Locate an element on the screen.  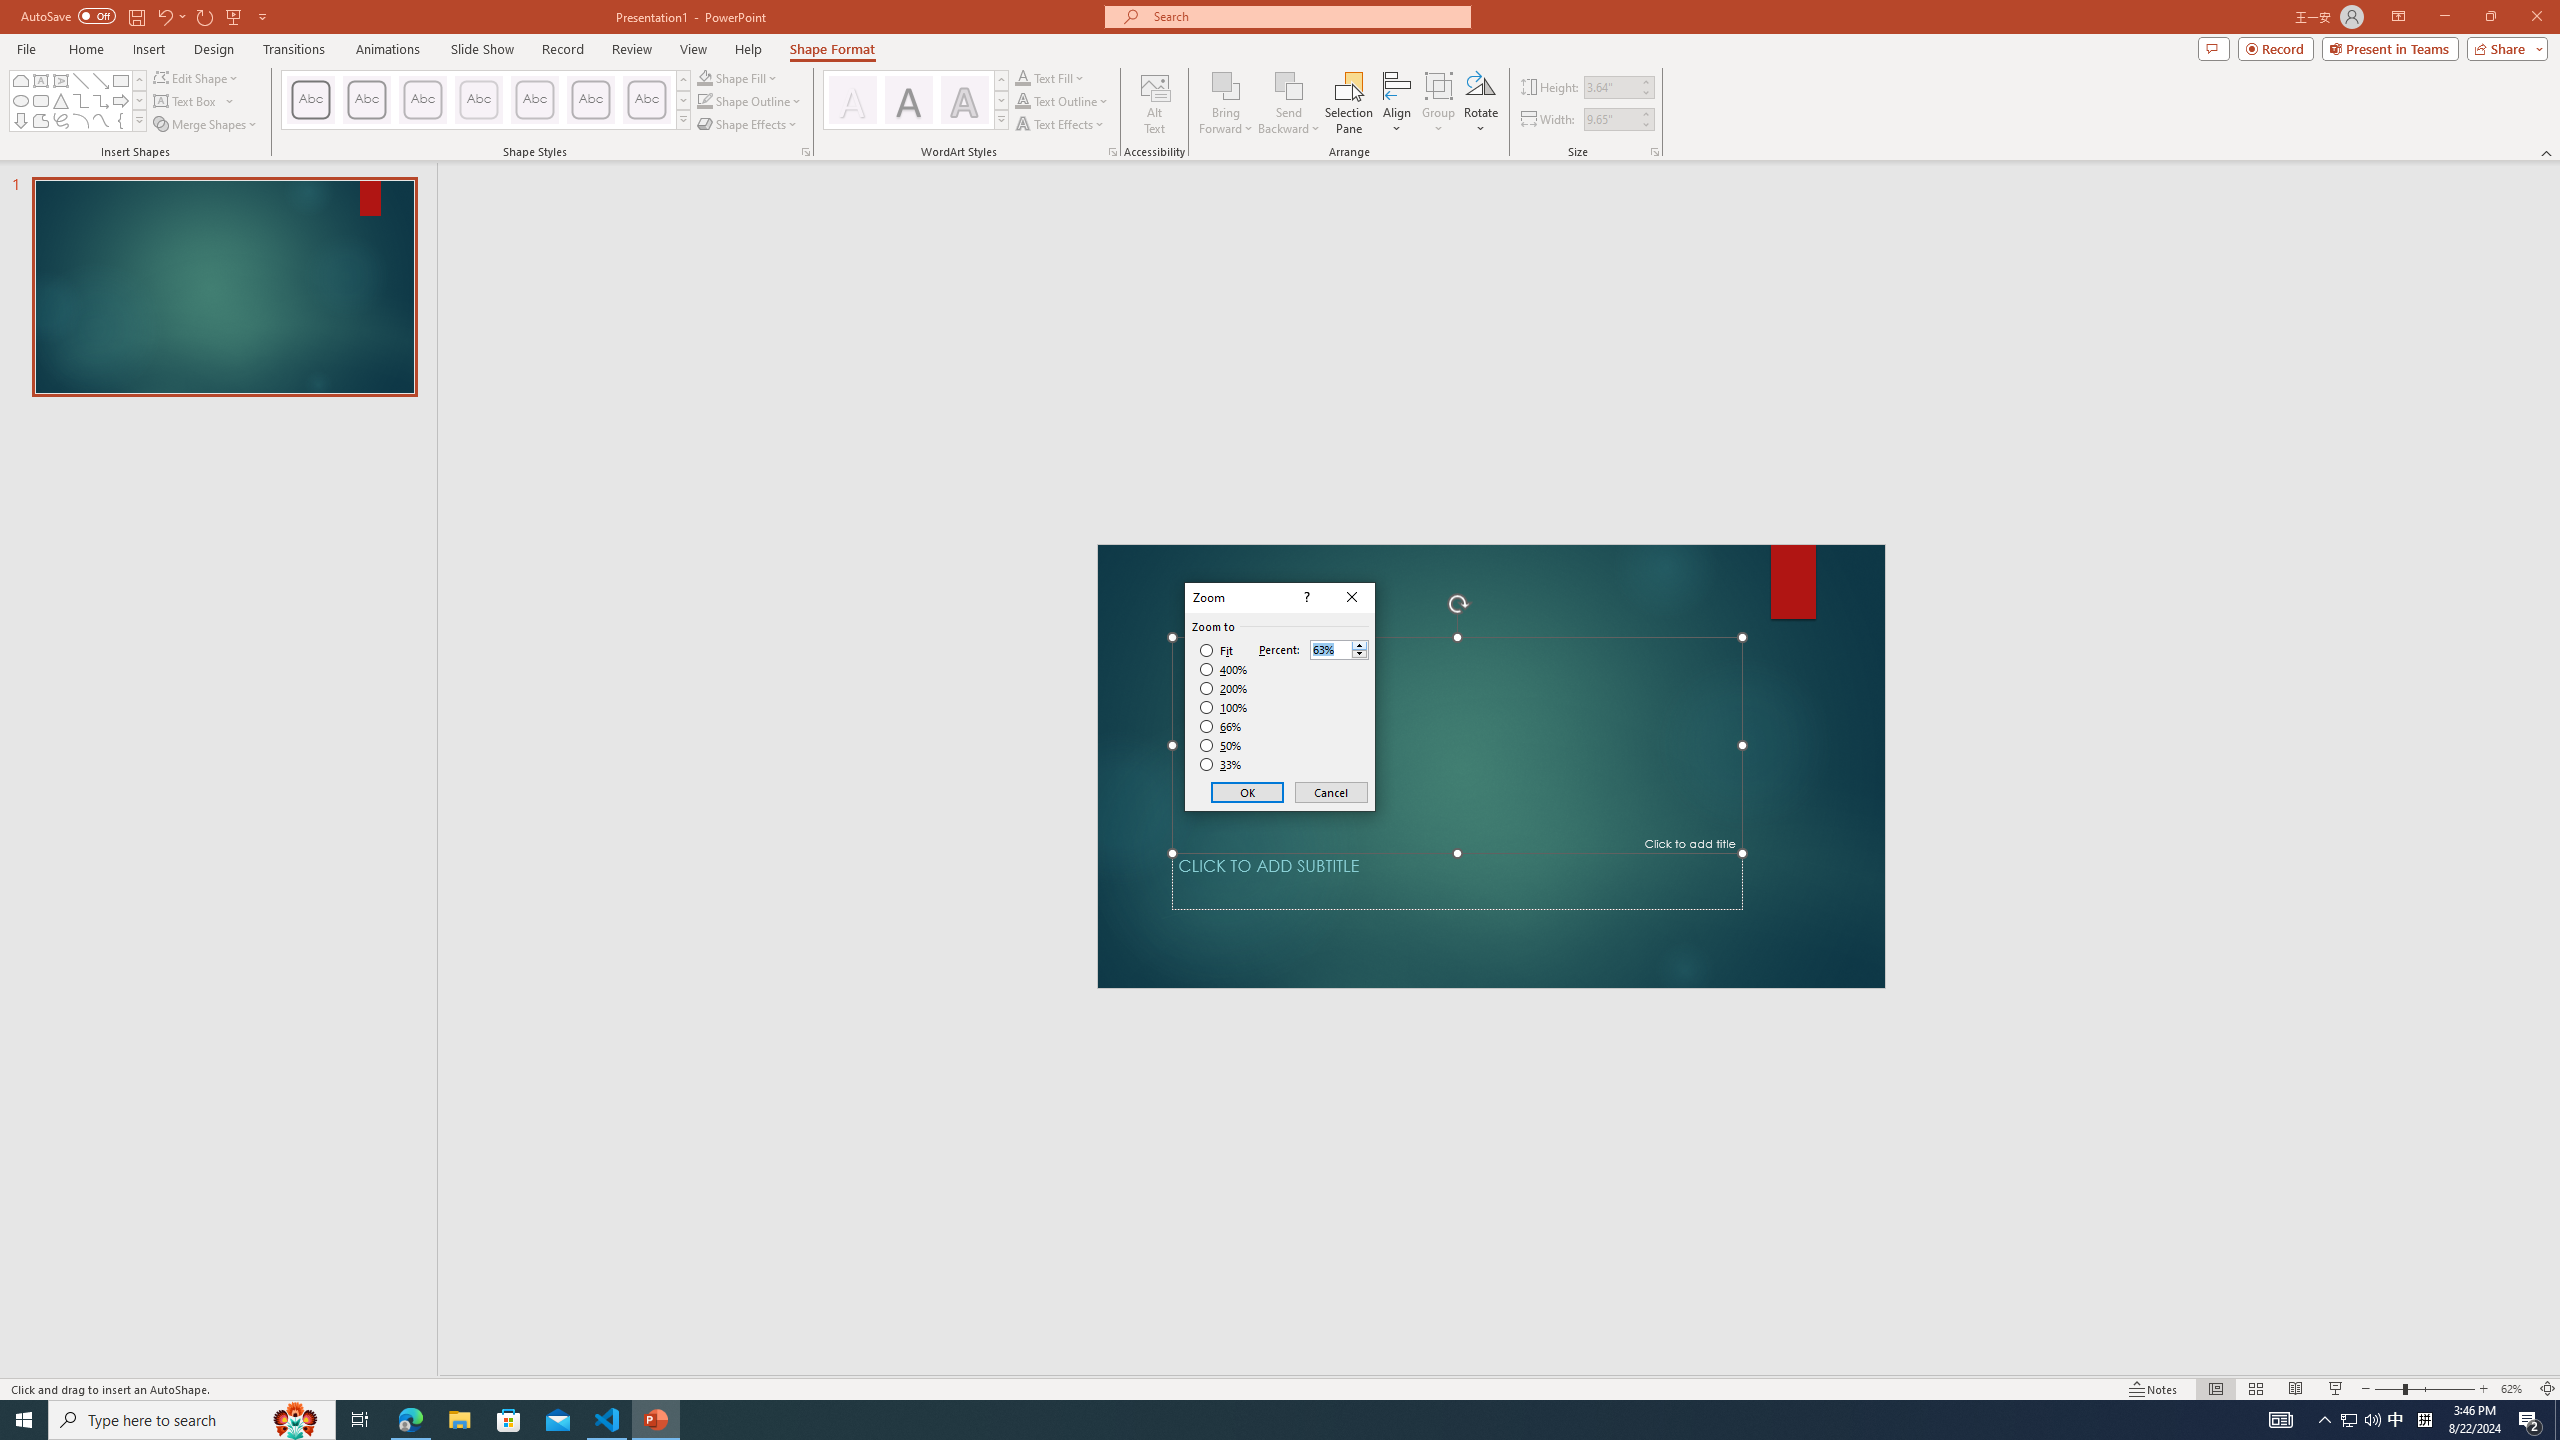
'Shape Outline Blue, Accent 1' is located at coordinates (705, 99).